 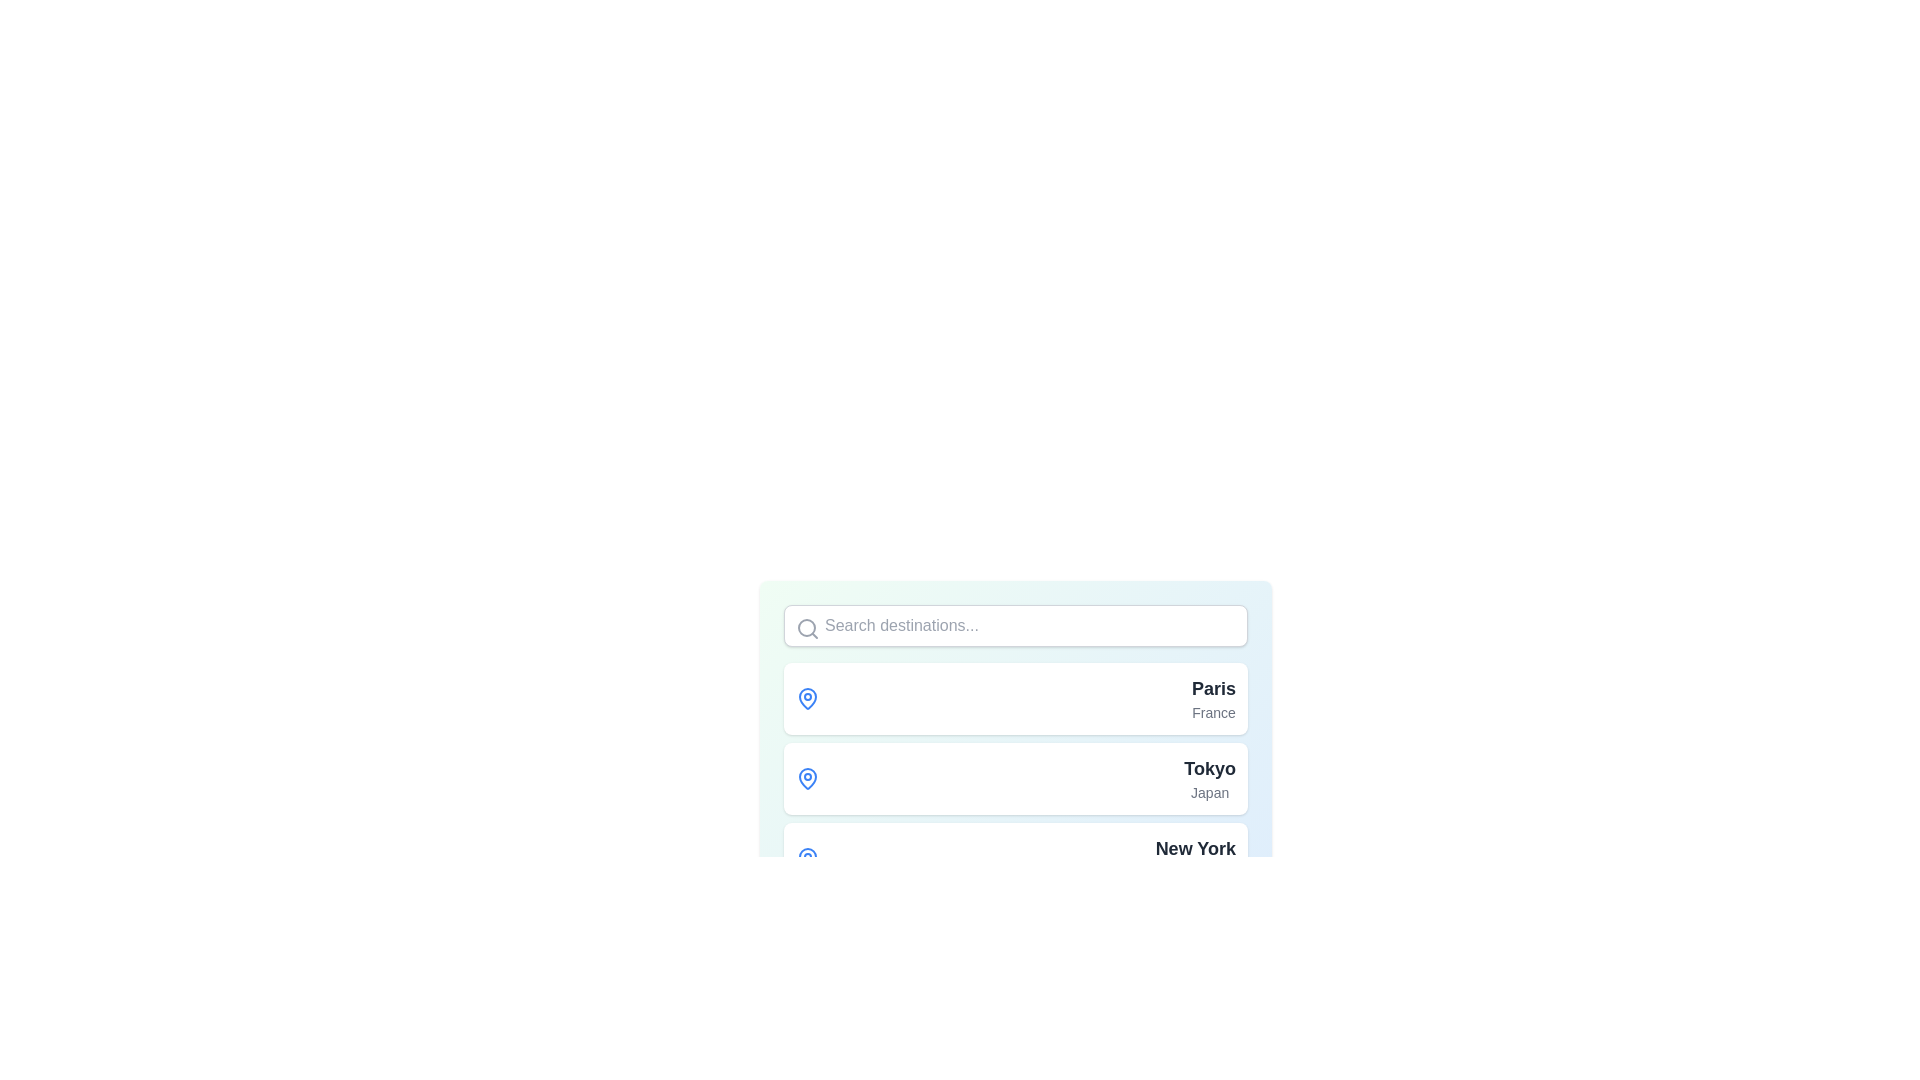 I want to click on the text label displaying 'Japan', which is located directly below the heading 'Tokyo' in a smaller gray font within the list of destinations, so click(x=1209, y=792).